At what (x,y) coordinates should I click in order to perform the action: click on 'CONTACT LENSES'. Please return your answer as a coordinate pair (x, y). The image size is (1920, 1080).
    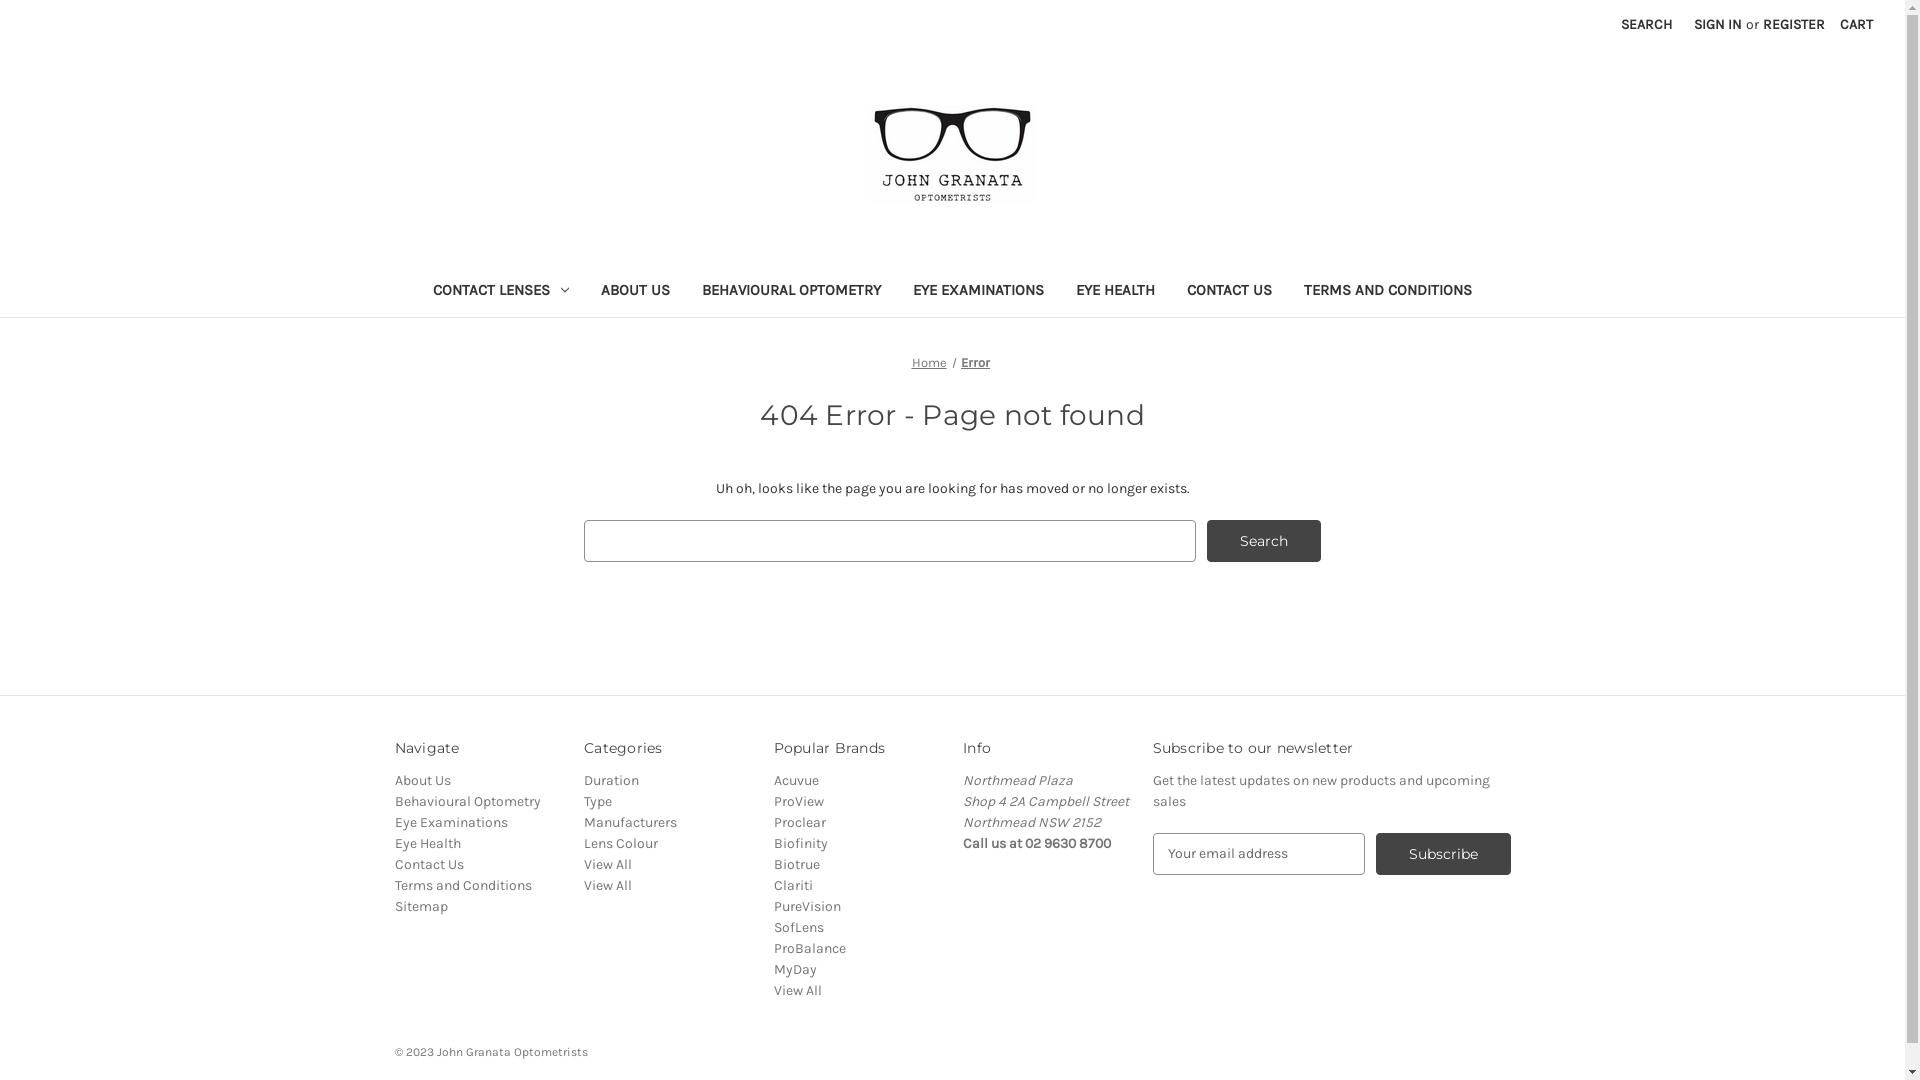
    Looking at the image, I should click on (416, 292).